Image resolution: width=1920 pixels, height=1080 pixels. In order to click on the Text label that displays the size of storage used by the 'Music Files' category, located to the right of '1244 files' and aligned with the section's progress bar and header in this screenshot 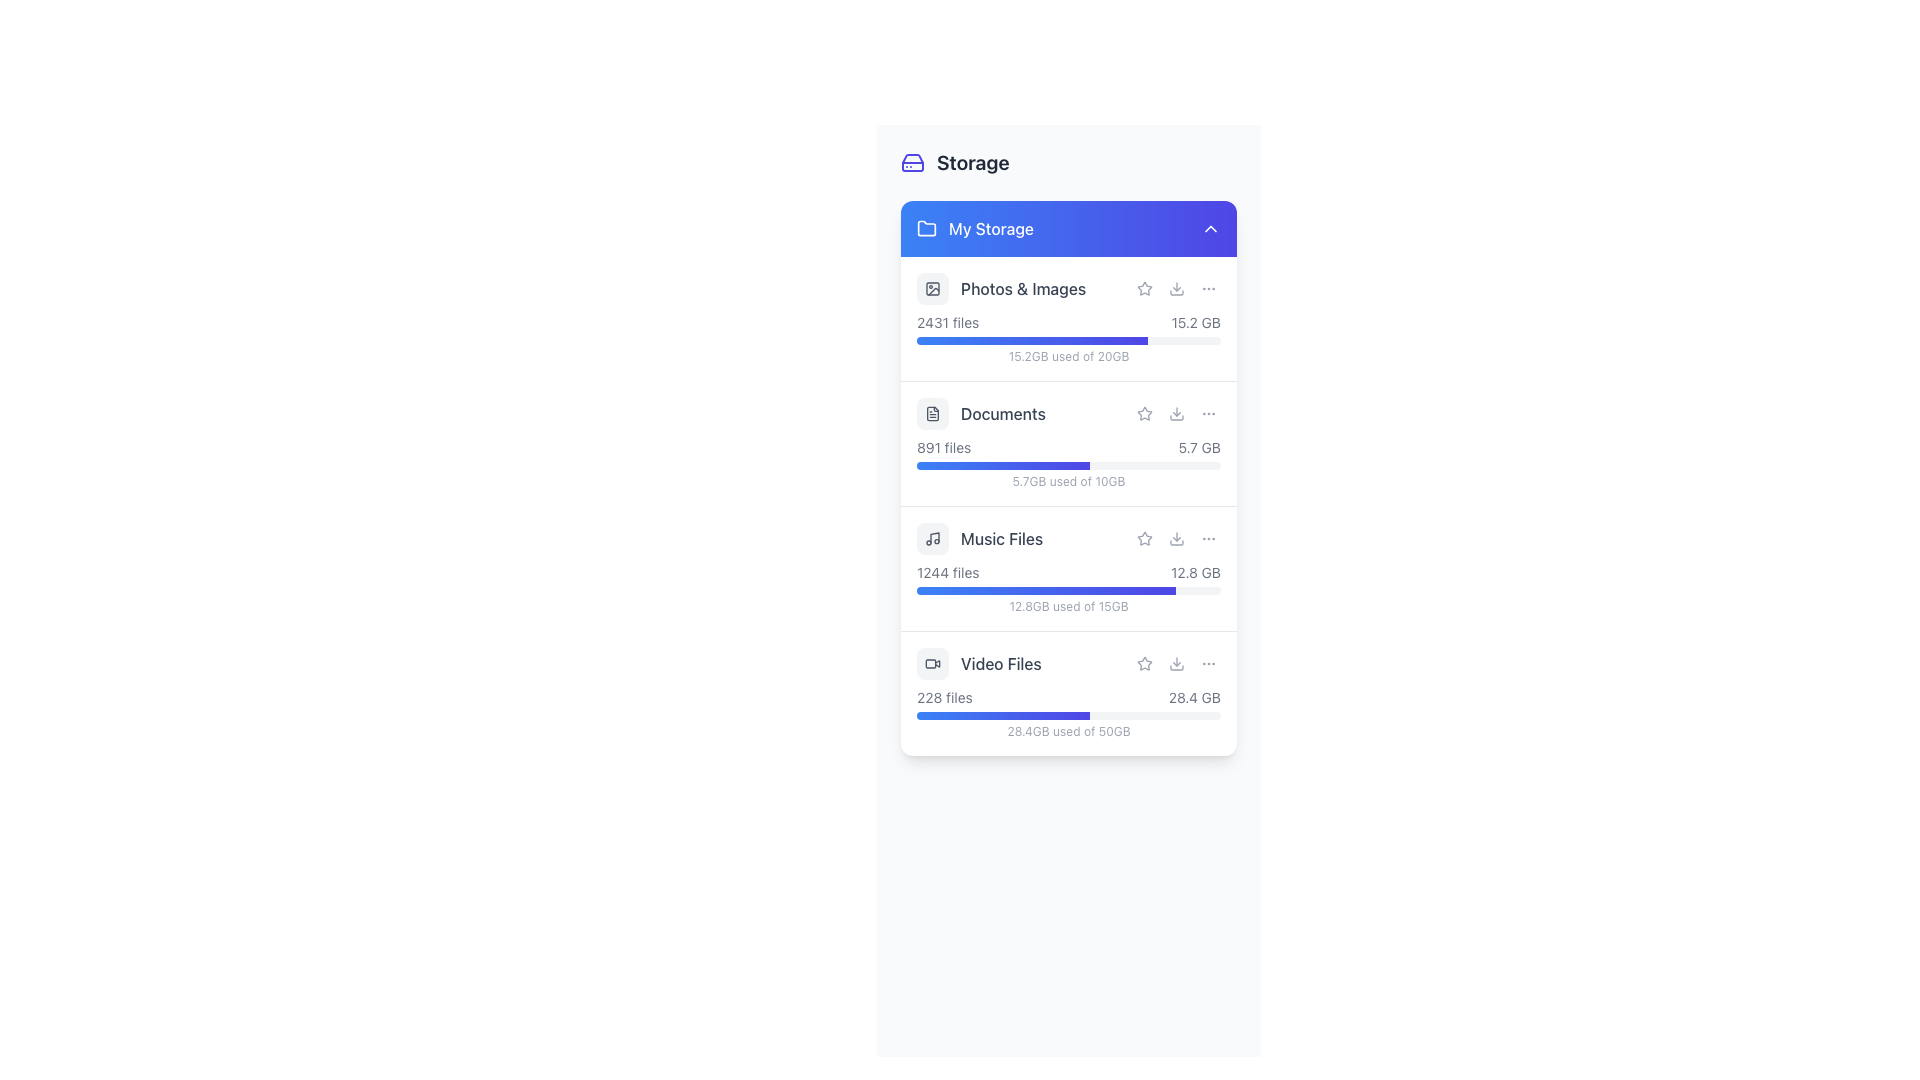, I will do `click(1195, 573)`.